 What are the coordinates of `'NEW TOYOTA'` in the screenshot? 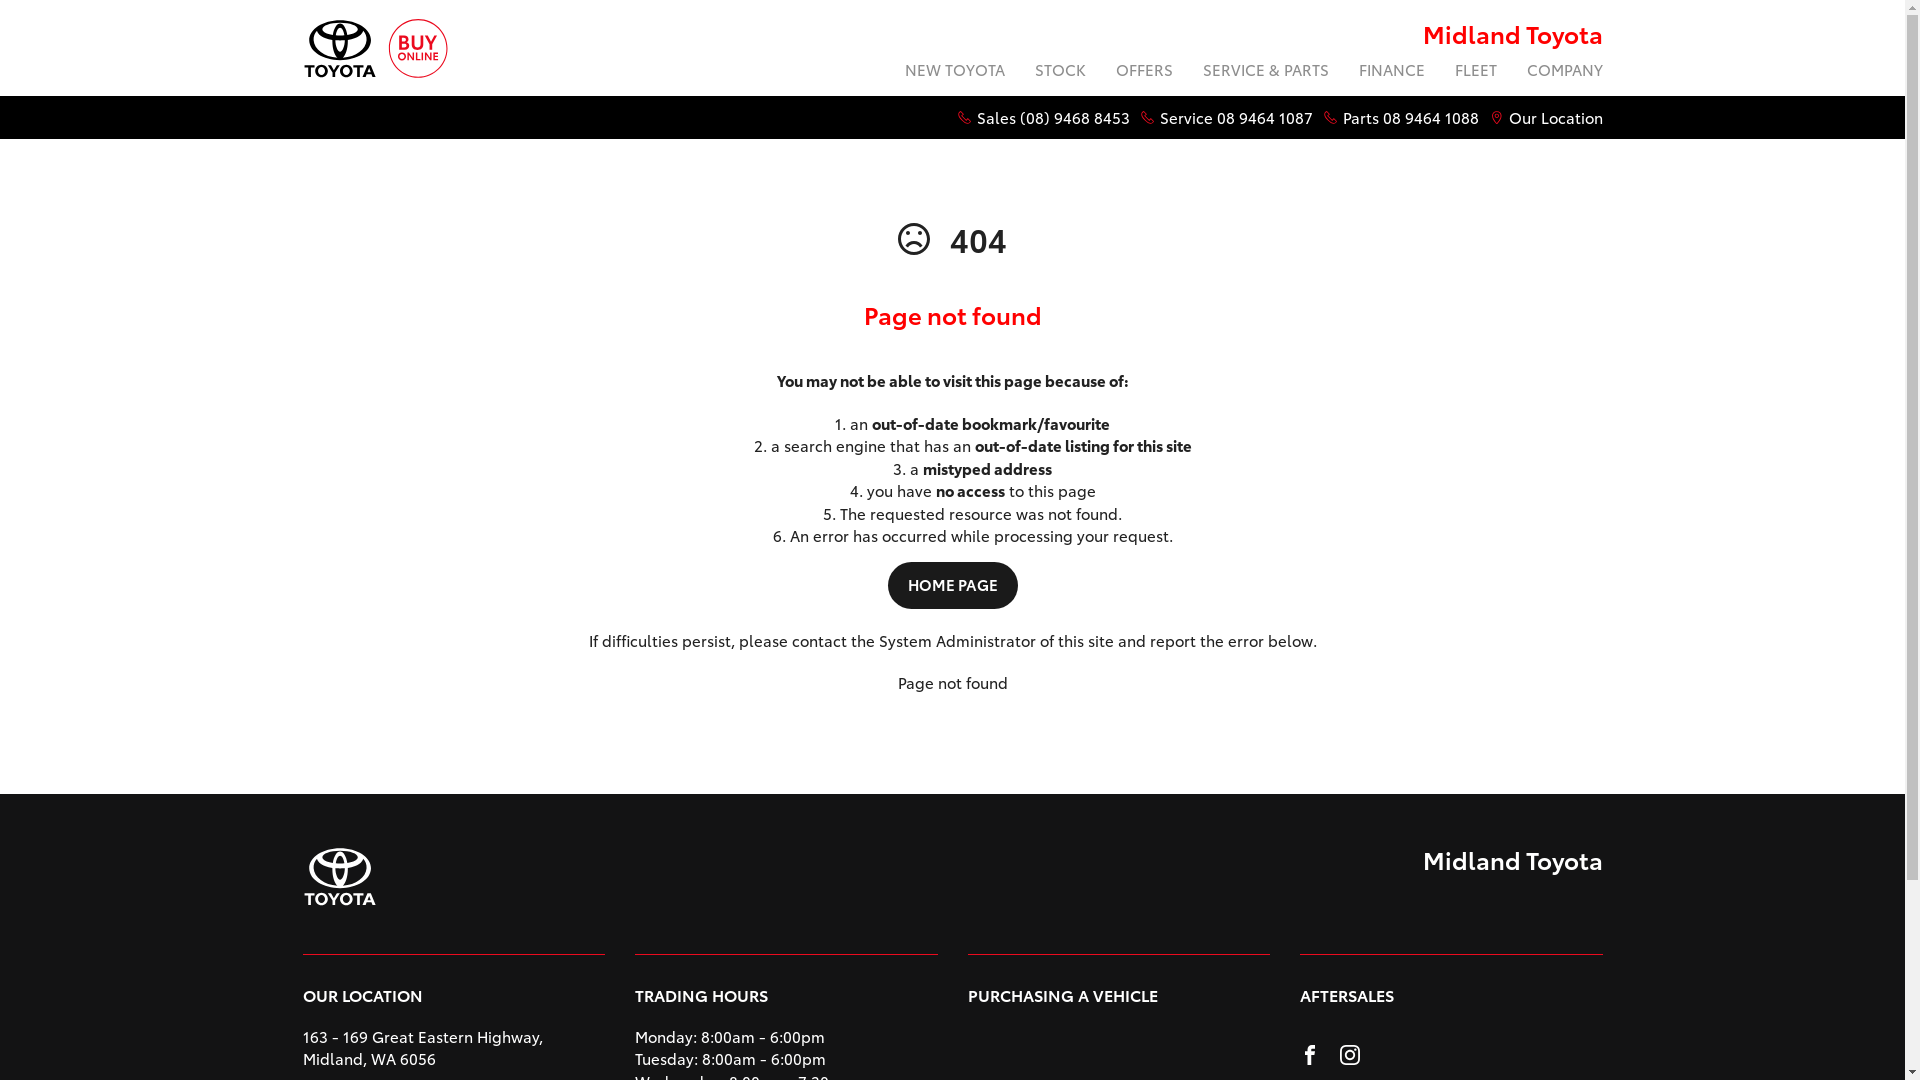 It's located at (888, 71).